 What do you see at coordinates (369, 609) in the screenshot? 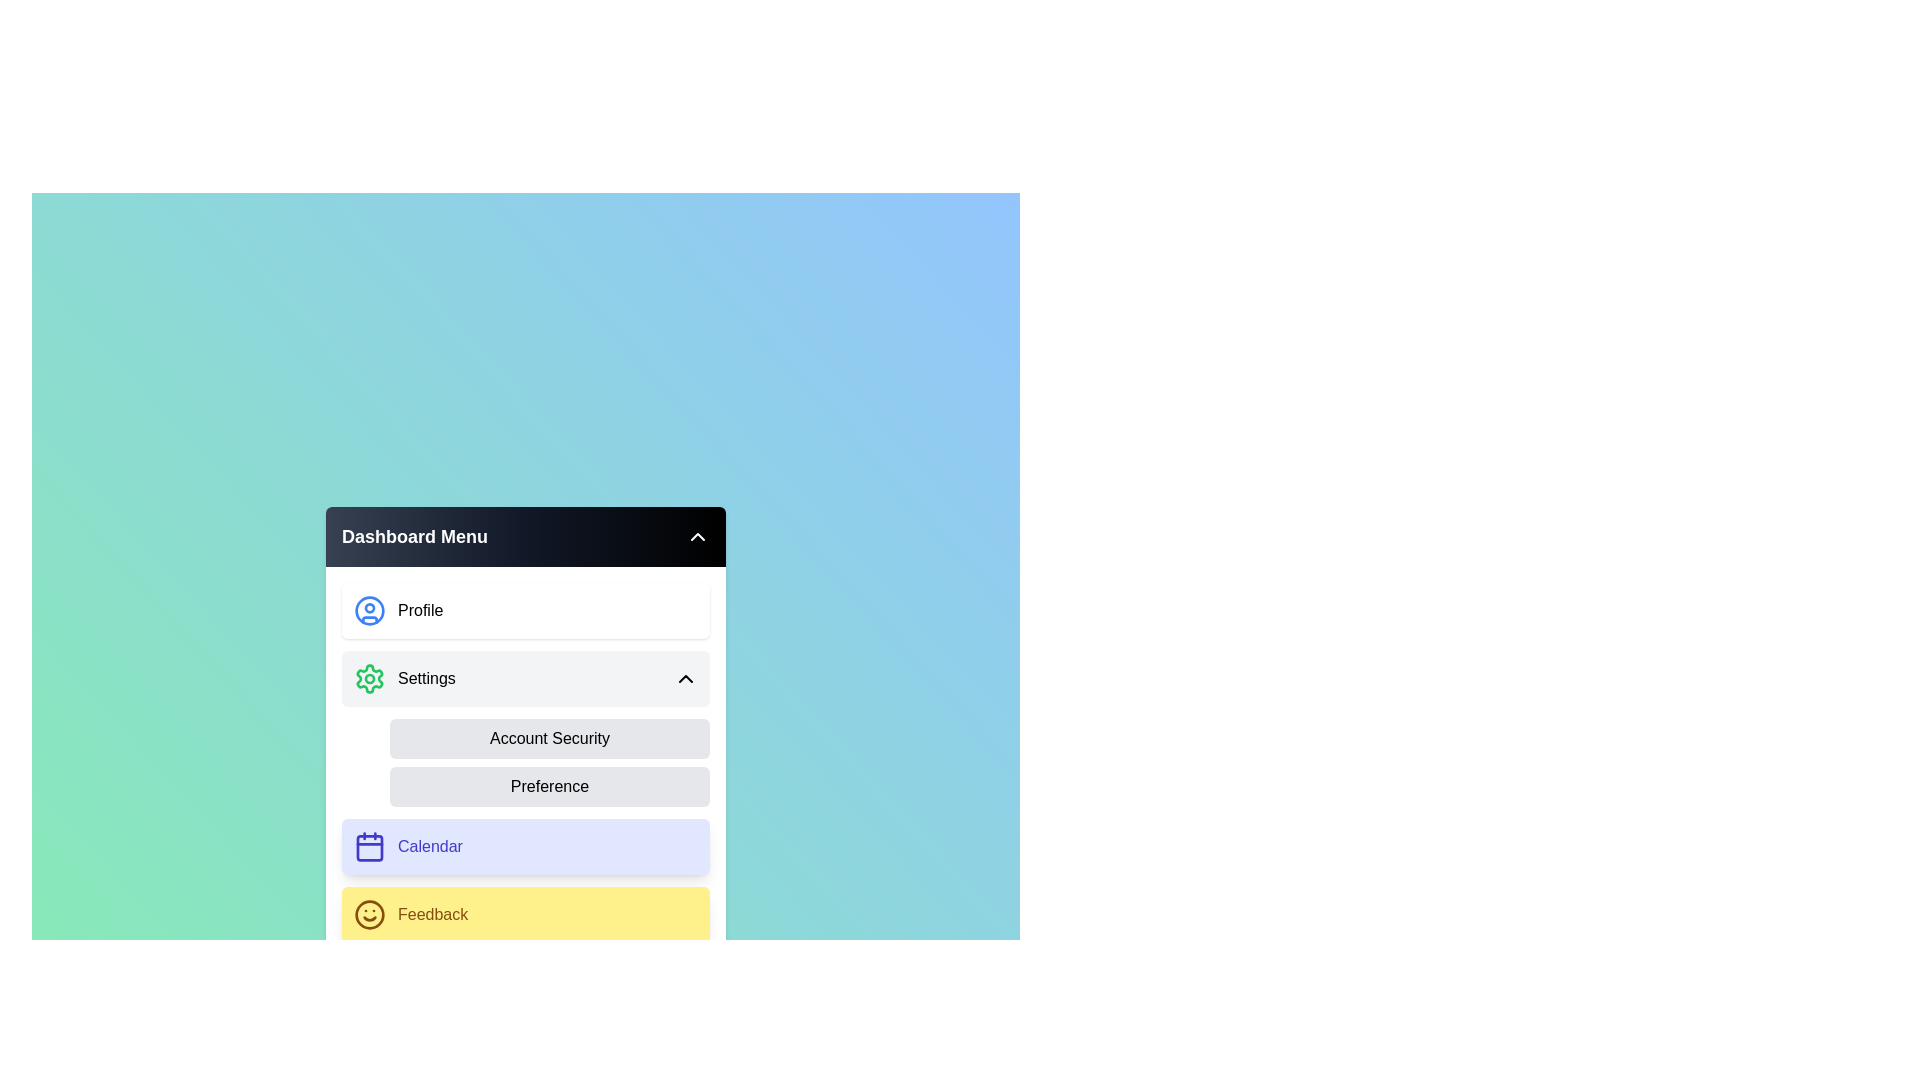
I see `the outermost circle of the 'Profile' icon in the menu, which serves as a visual cue for the 'Profile' section` at bounding box center [369, 609].